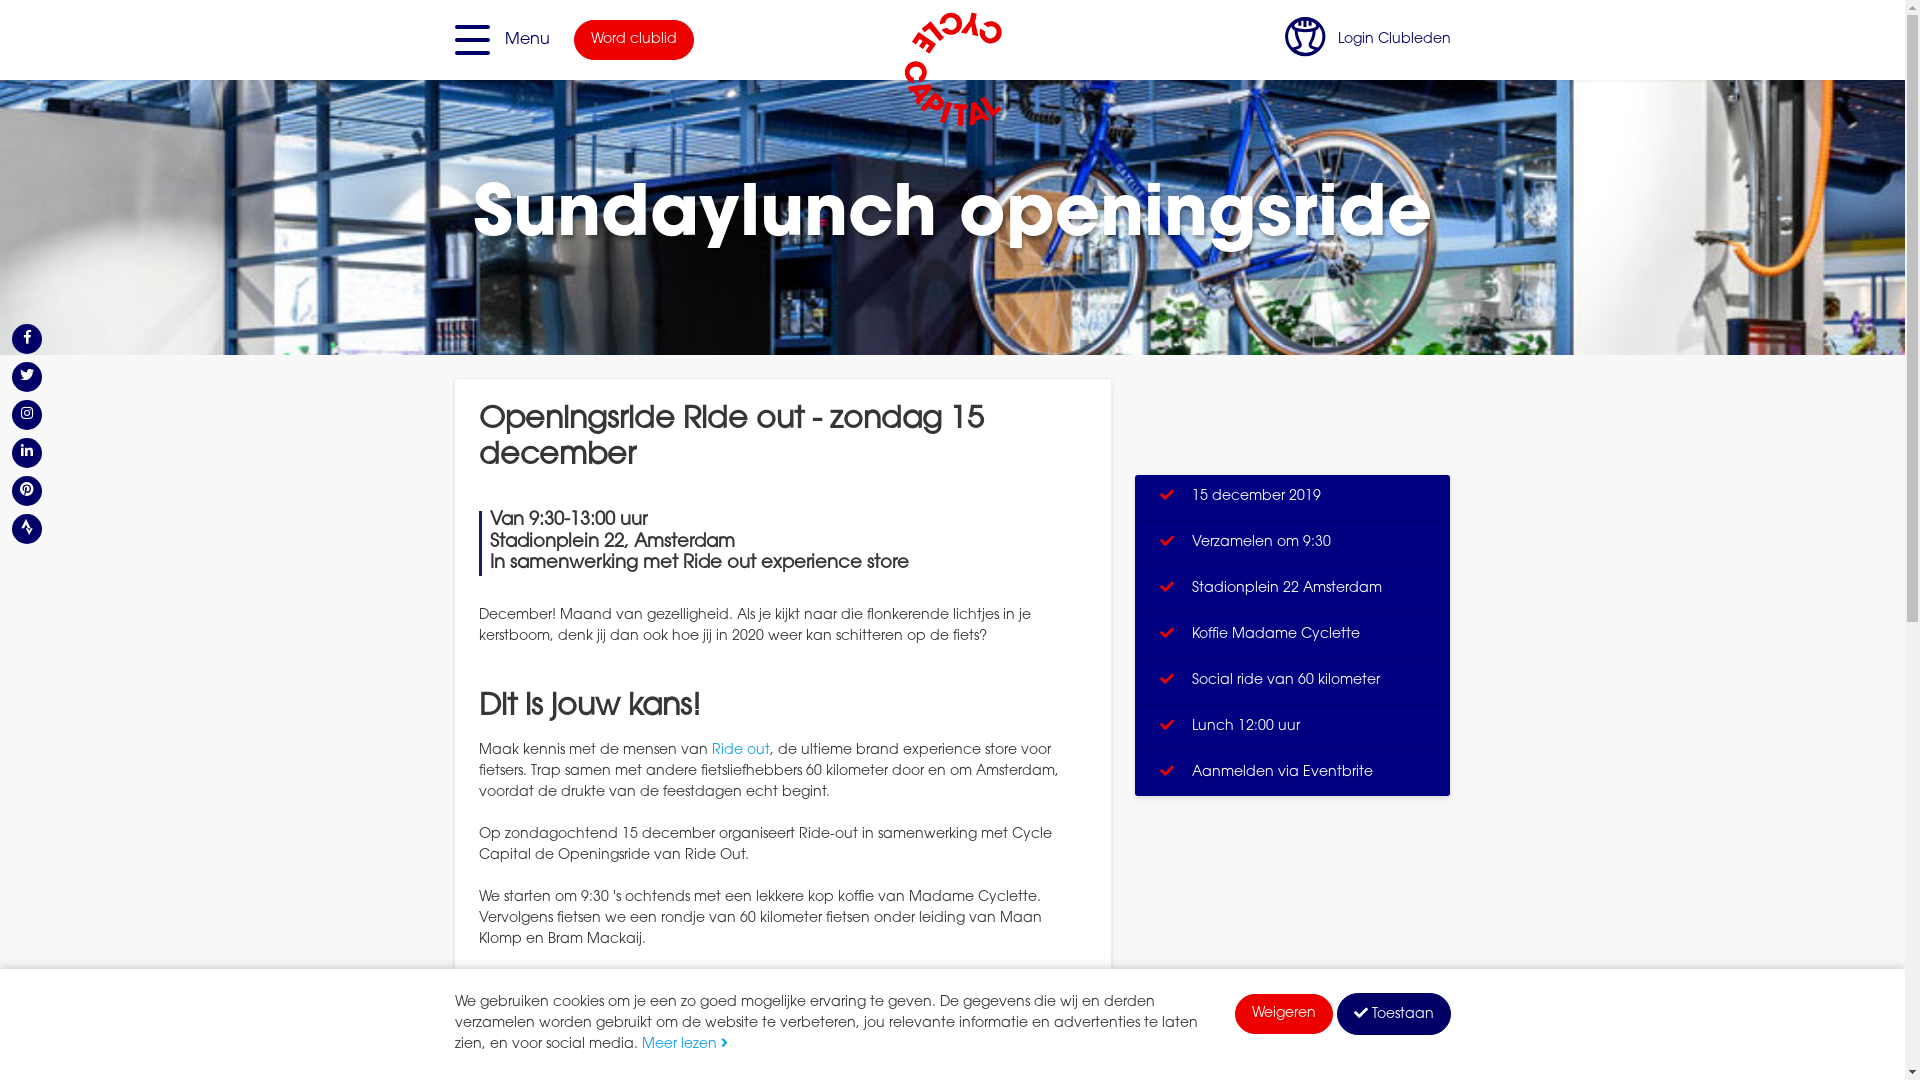 This screenshot has height=1080, width=1920. I want to click on 'Menu', so click(501, 39).